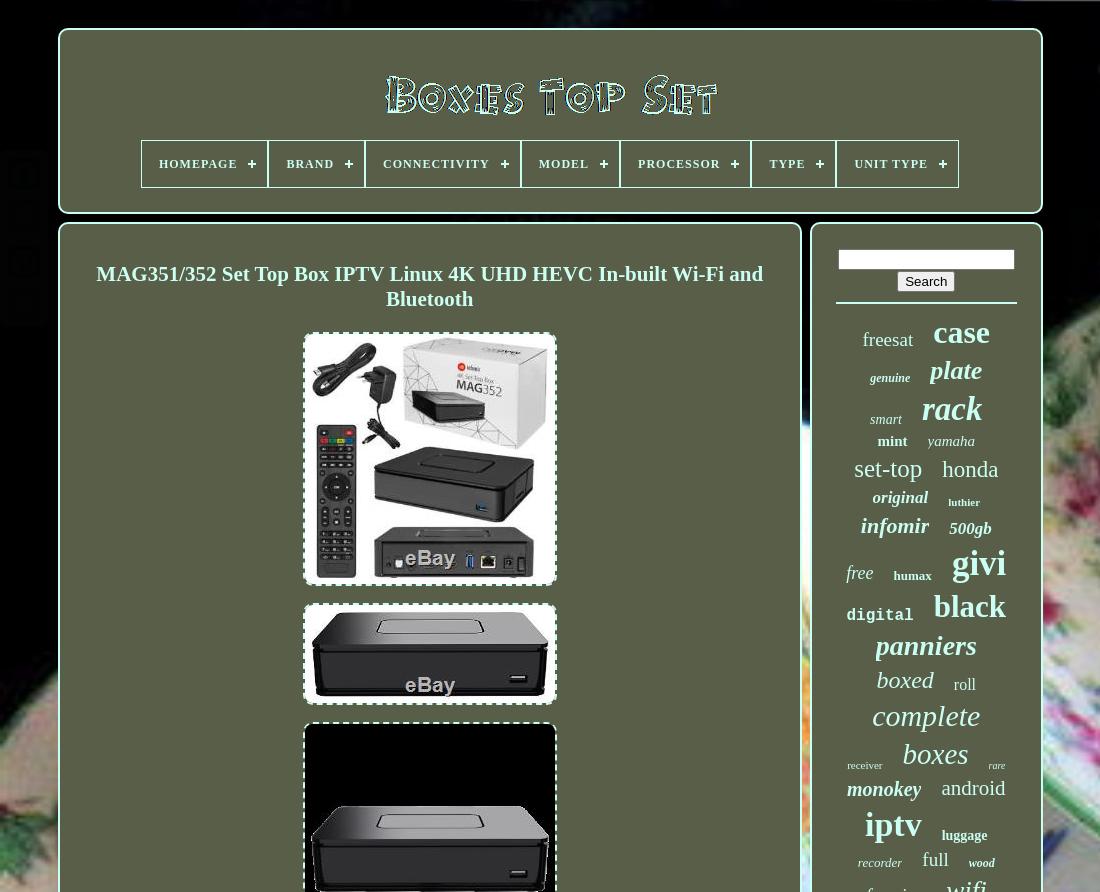 This screenshot has height=892, width=1100. Describe the element at coordinates (950, 440) in the screenshot. I see `'yamaha'` at that location.